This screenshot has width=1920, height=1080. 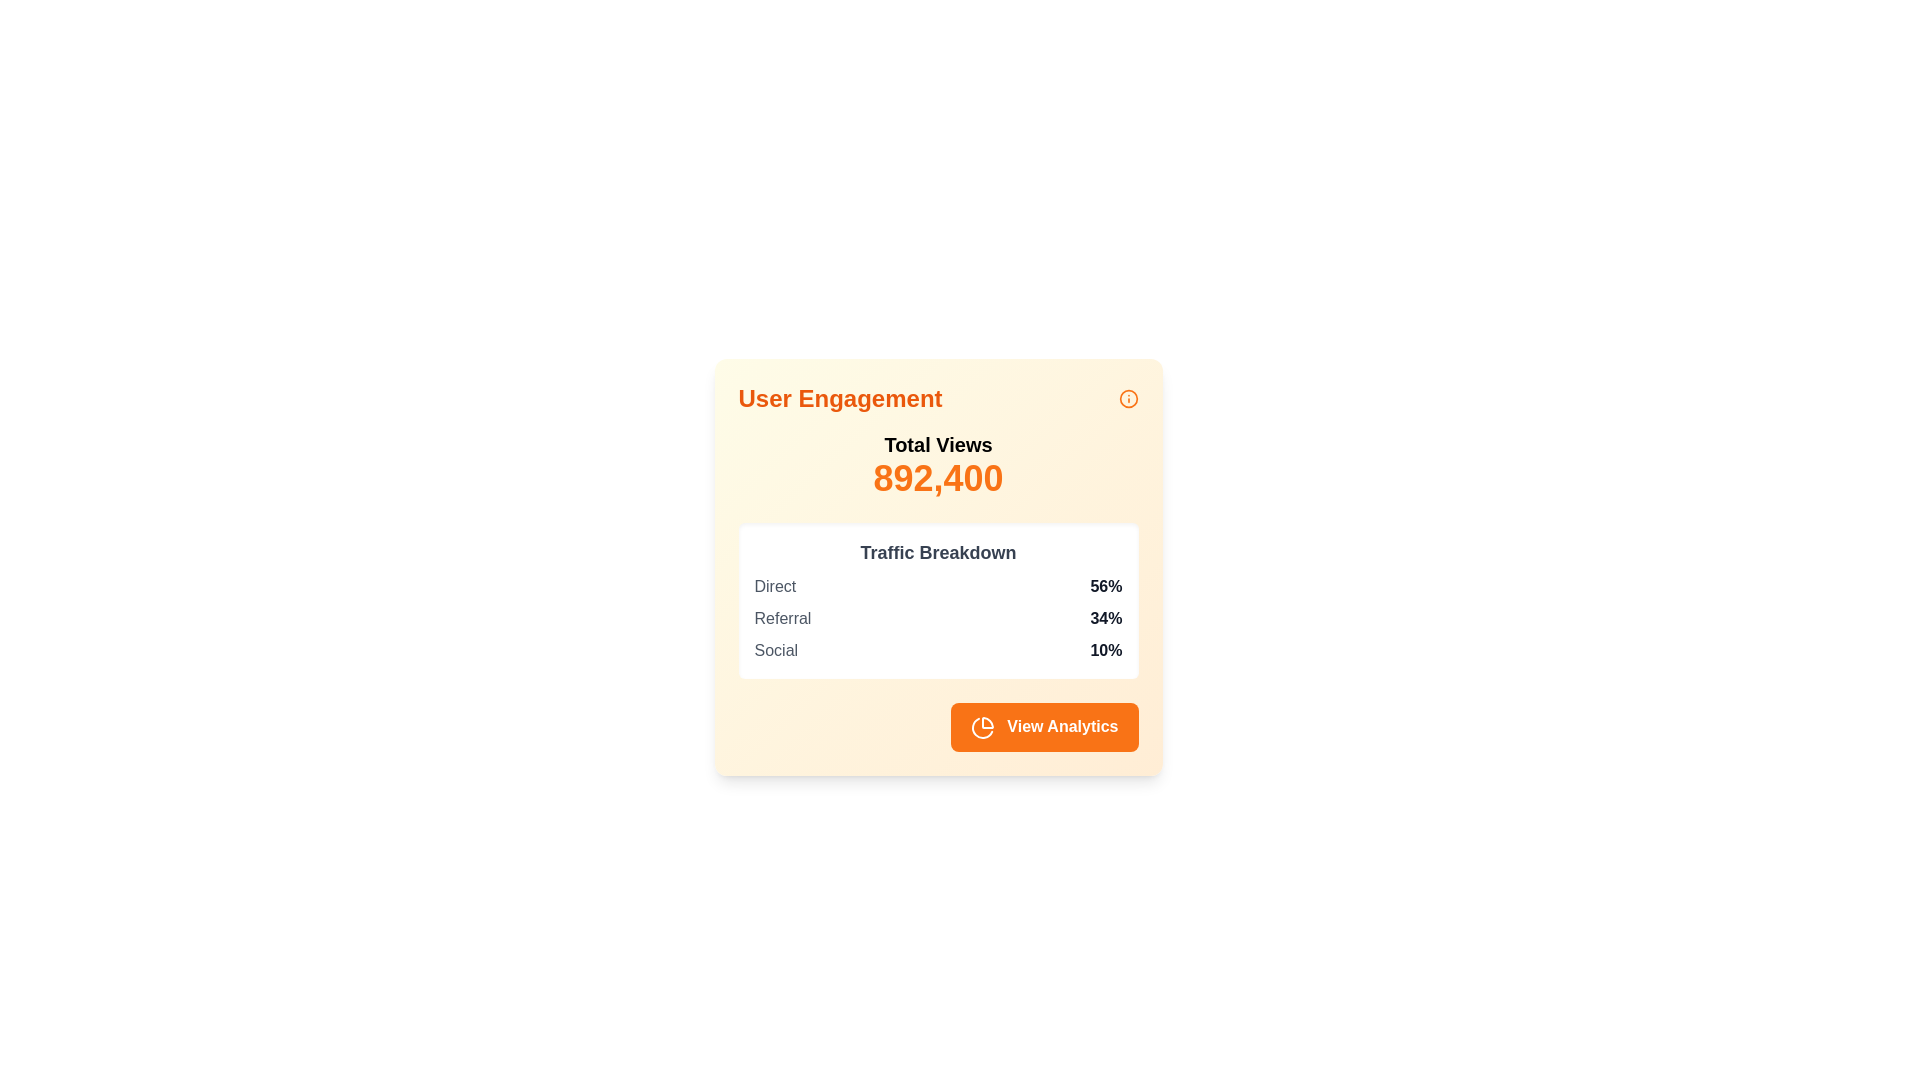 What do you see at coordinates (1043, 727) in the screenshot?
I see `the primary action button located at the bottom-right of the 'User Engagement' card` at bounding box center [1043, 727].